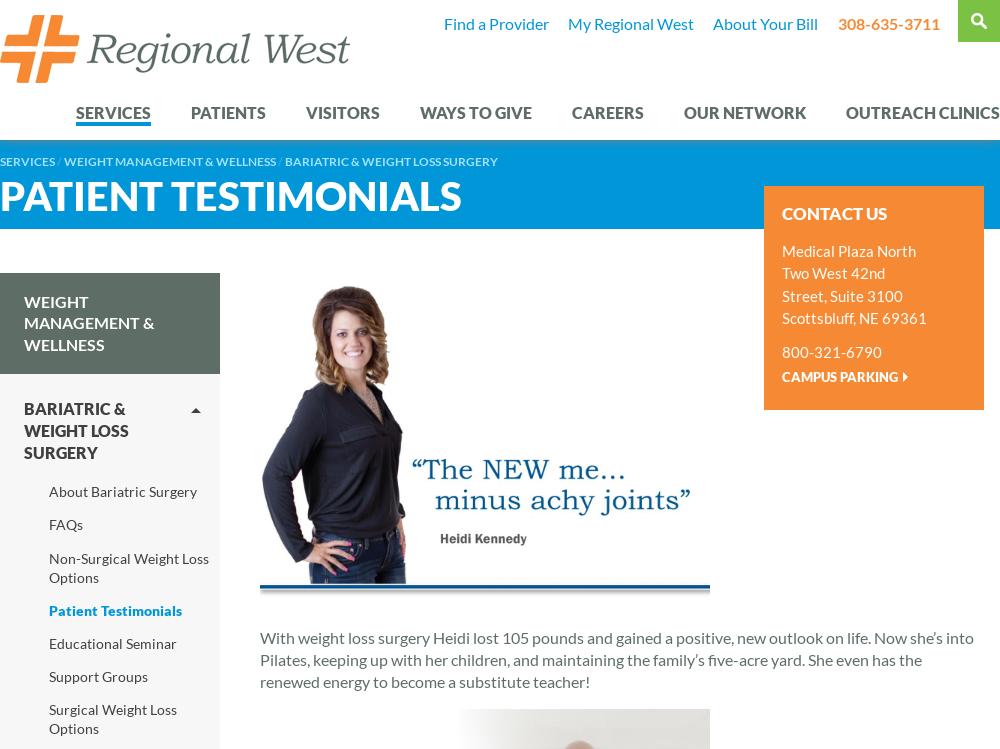 Image resolution: width=1000 pixels, height=749 pixels. I want to click on 'Patient Testimonials', so click(230, 193).